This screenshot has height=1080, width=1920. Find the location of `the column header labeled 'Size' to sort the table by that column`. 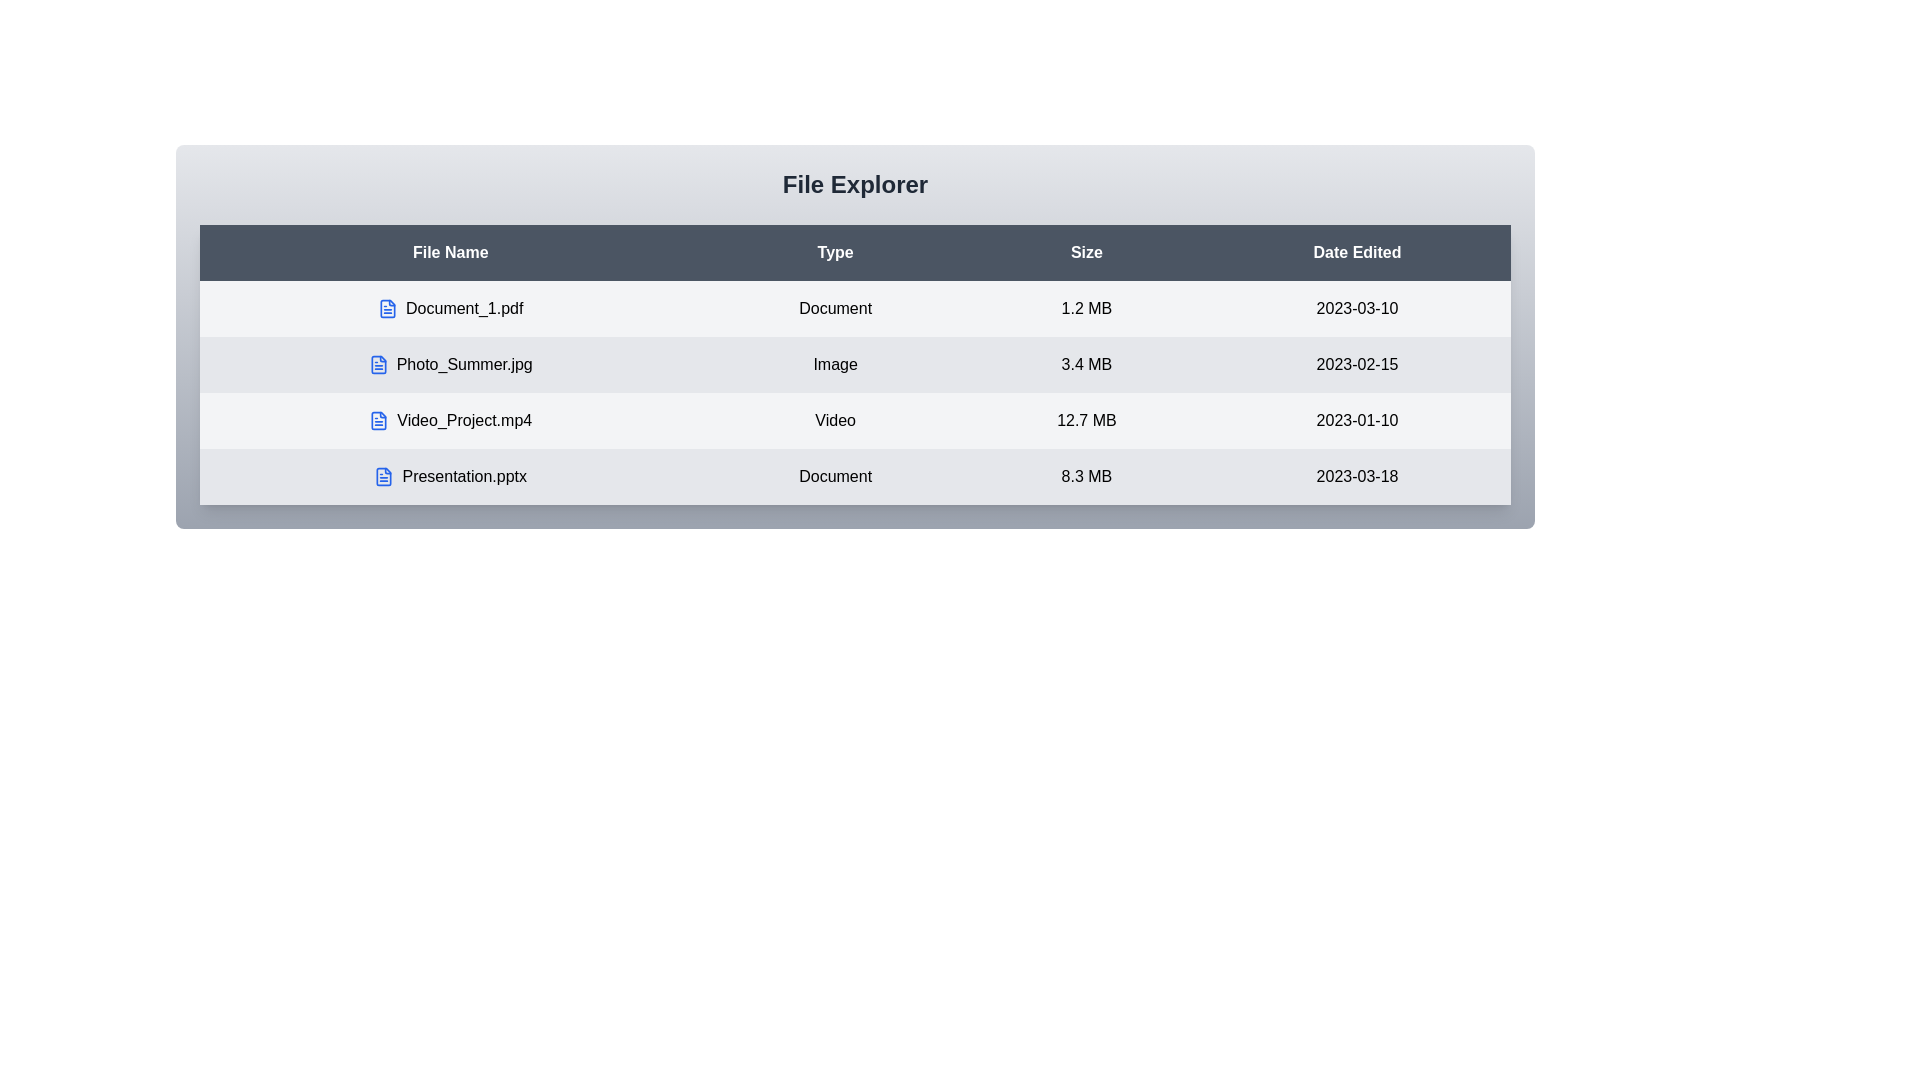

the column header labeled 'Size' to sort the table by that column is located at coordinates (1085, 252).